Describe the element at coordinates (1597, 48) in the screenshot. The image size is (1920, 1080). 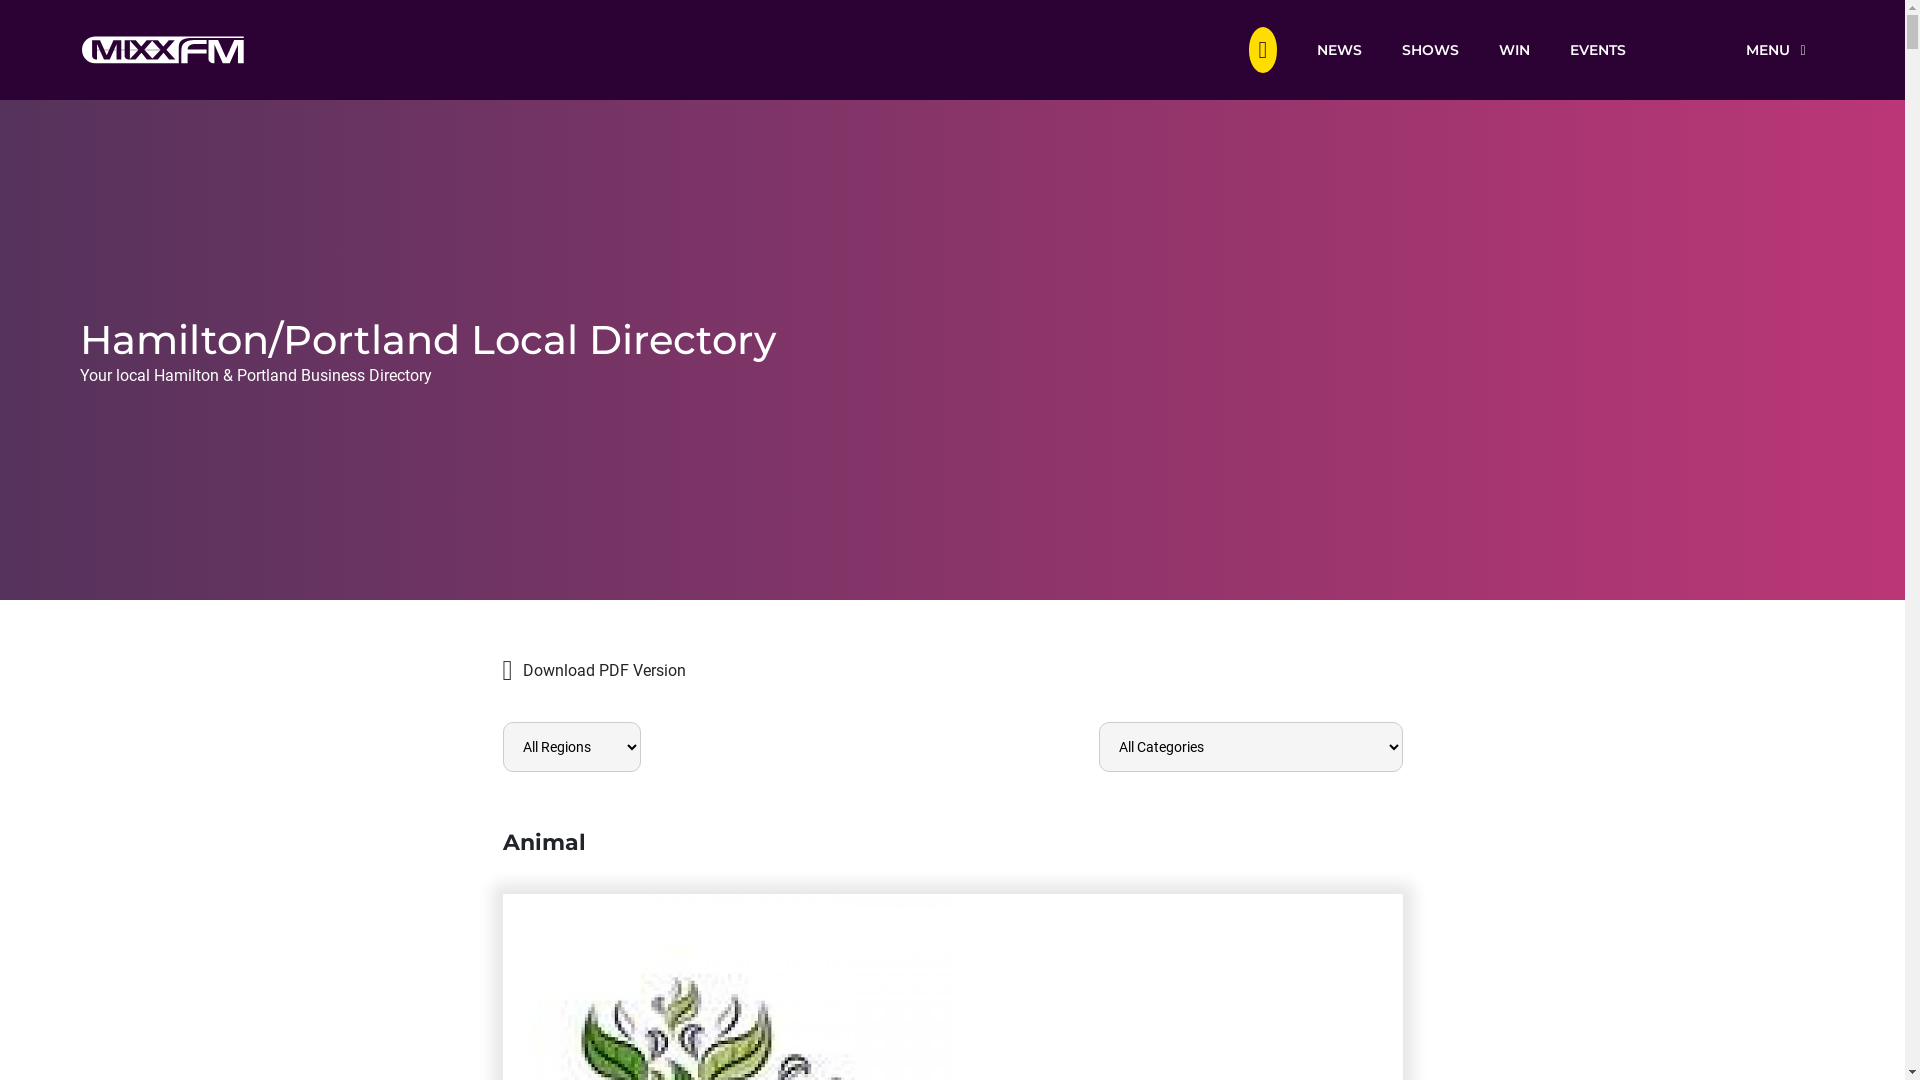
I see `'EVENTS'` at that location.